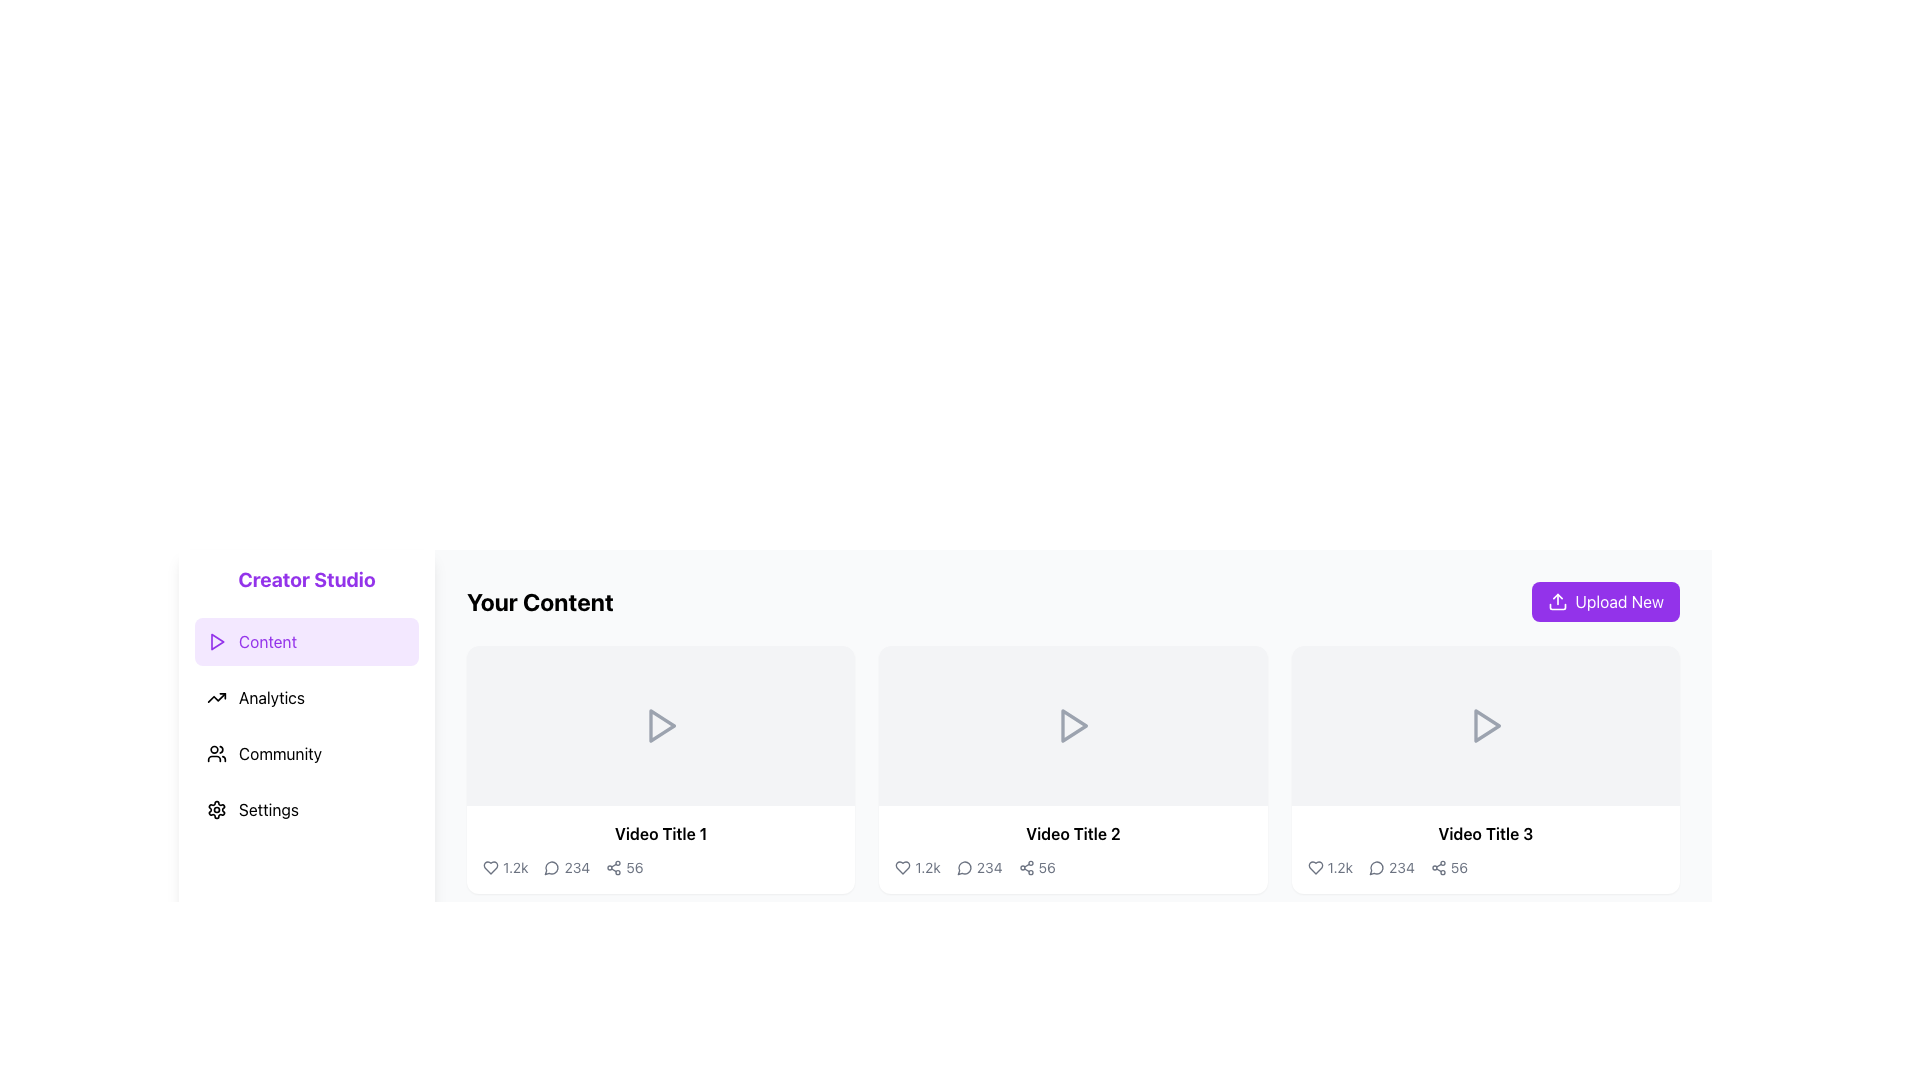 Image resolution: width=1920 pixels, height=1080 pixels. What do you see at coordinates (1072, 725) in the screenshot?
I see `the play button SVG graphic located in the second card of the three-column layout under the heading 'Your Content'` at bounding box center [1072, 725].